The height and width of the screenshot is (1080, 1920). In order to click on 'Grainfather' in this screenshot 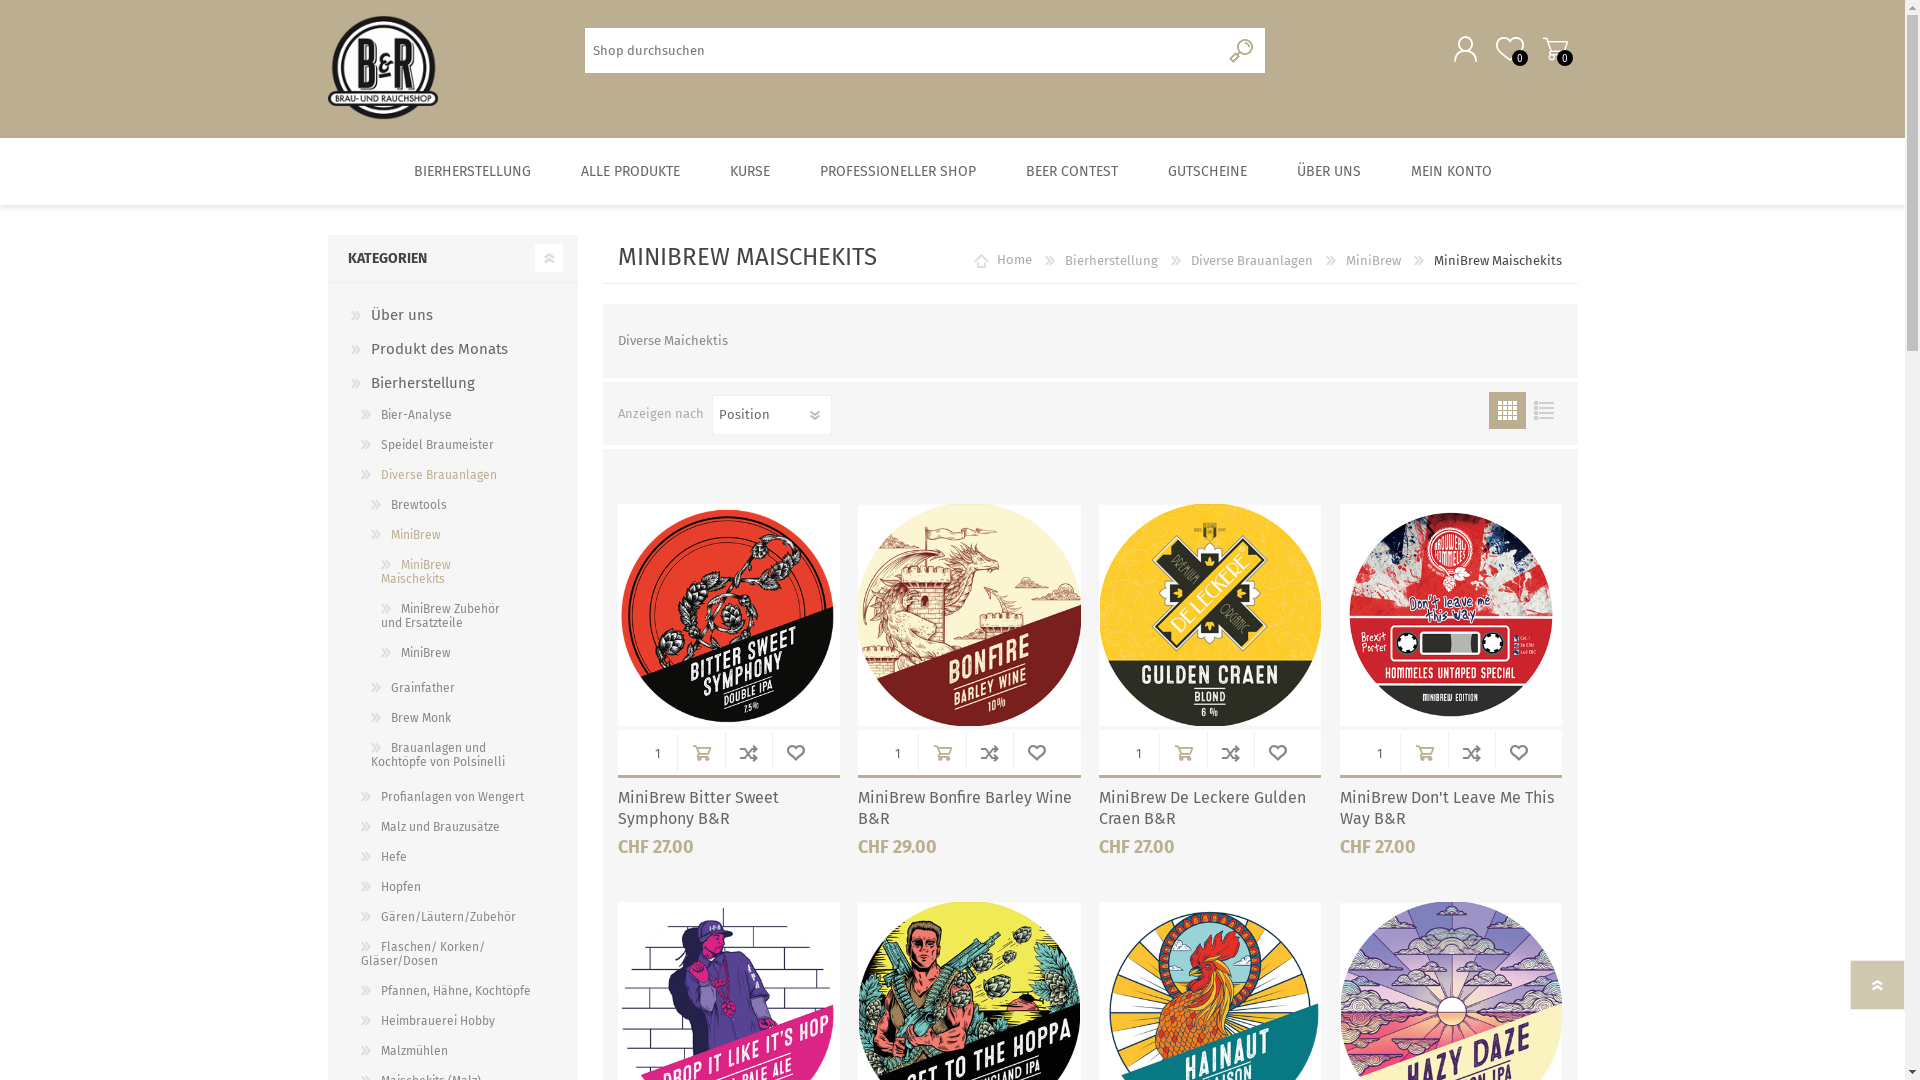, I will do `click(411, 686)`.